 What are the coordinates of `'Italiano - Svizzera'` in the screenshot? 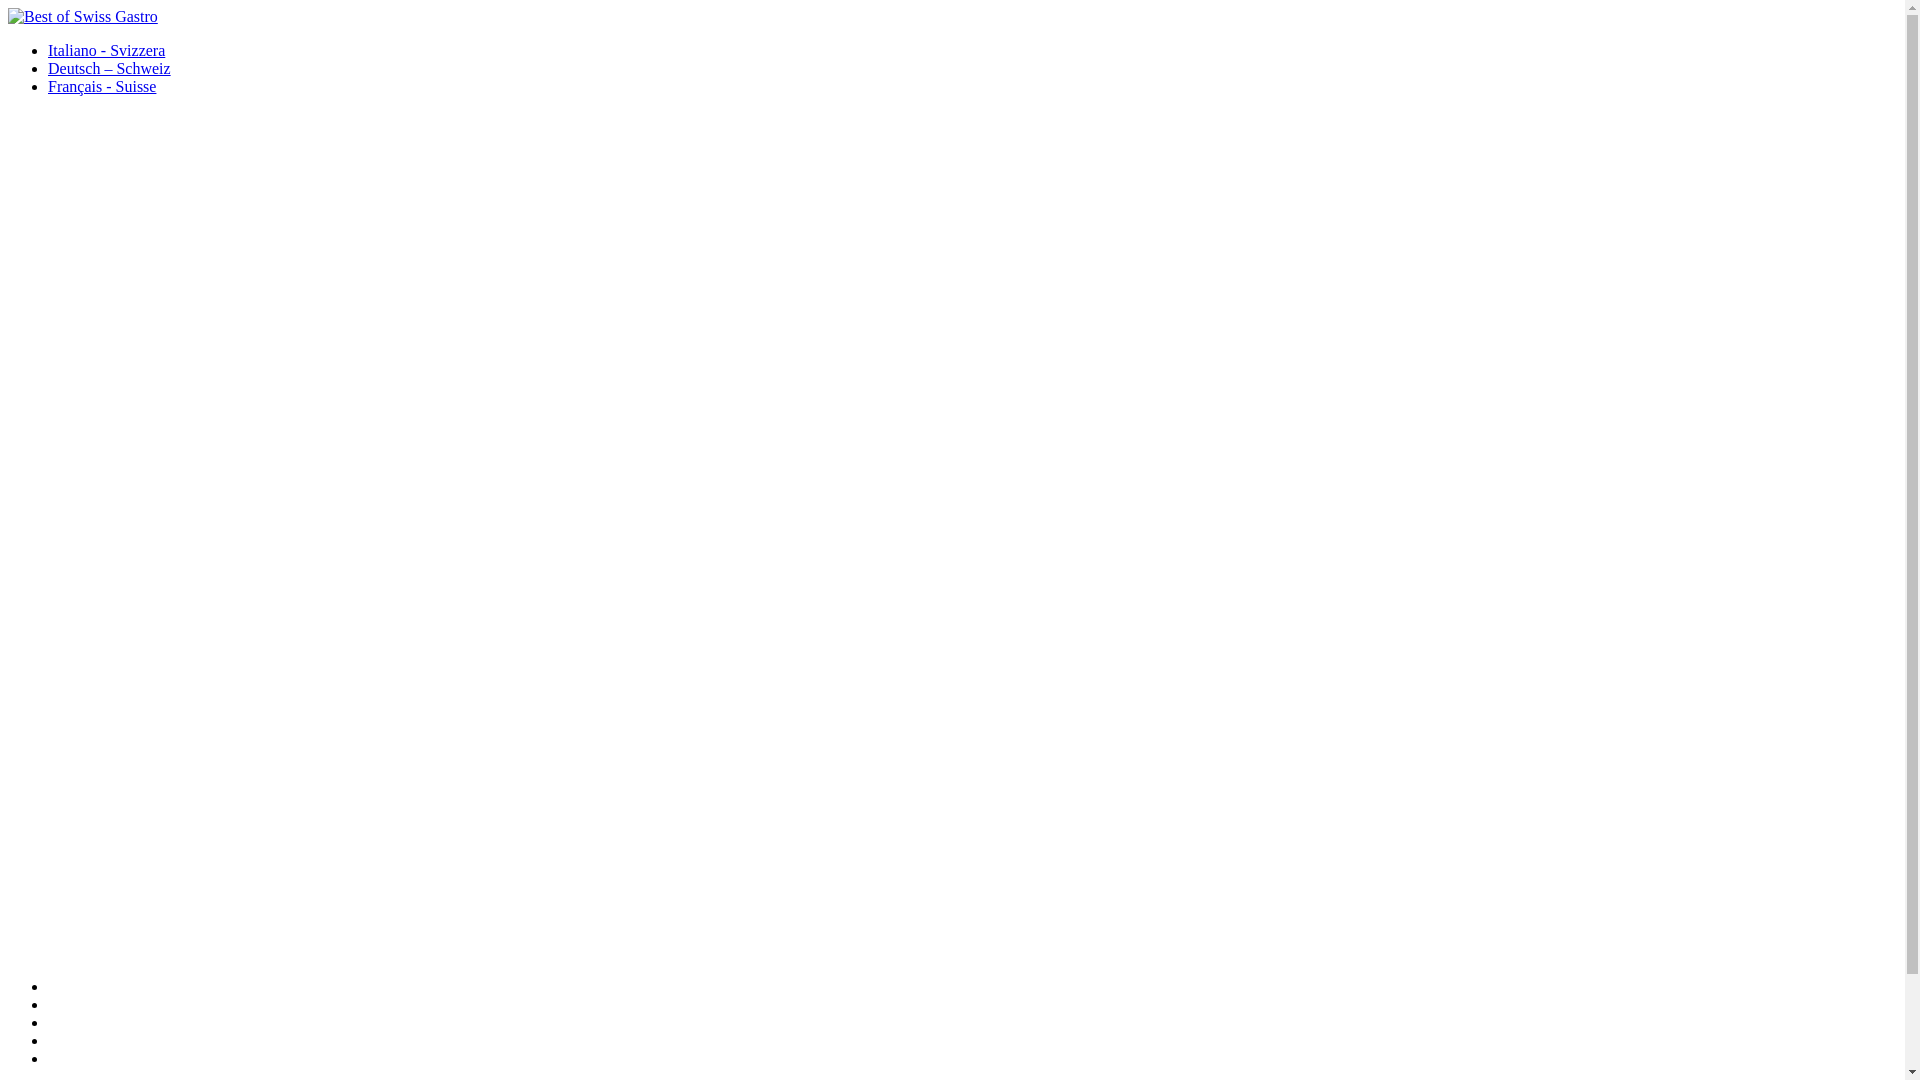 It's located at (105, 49).